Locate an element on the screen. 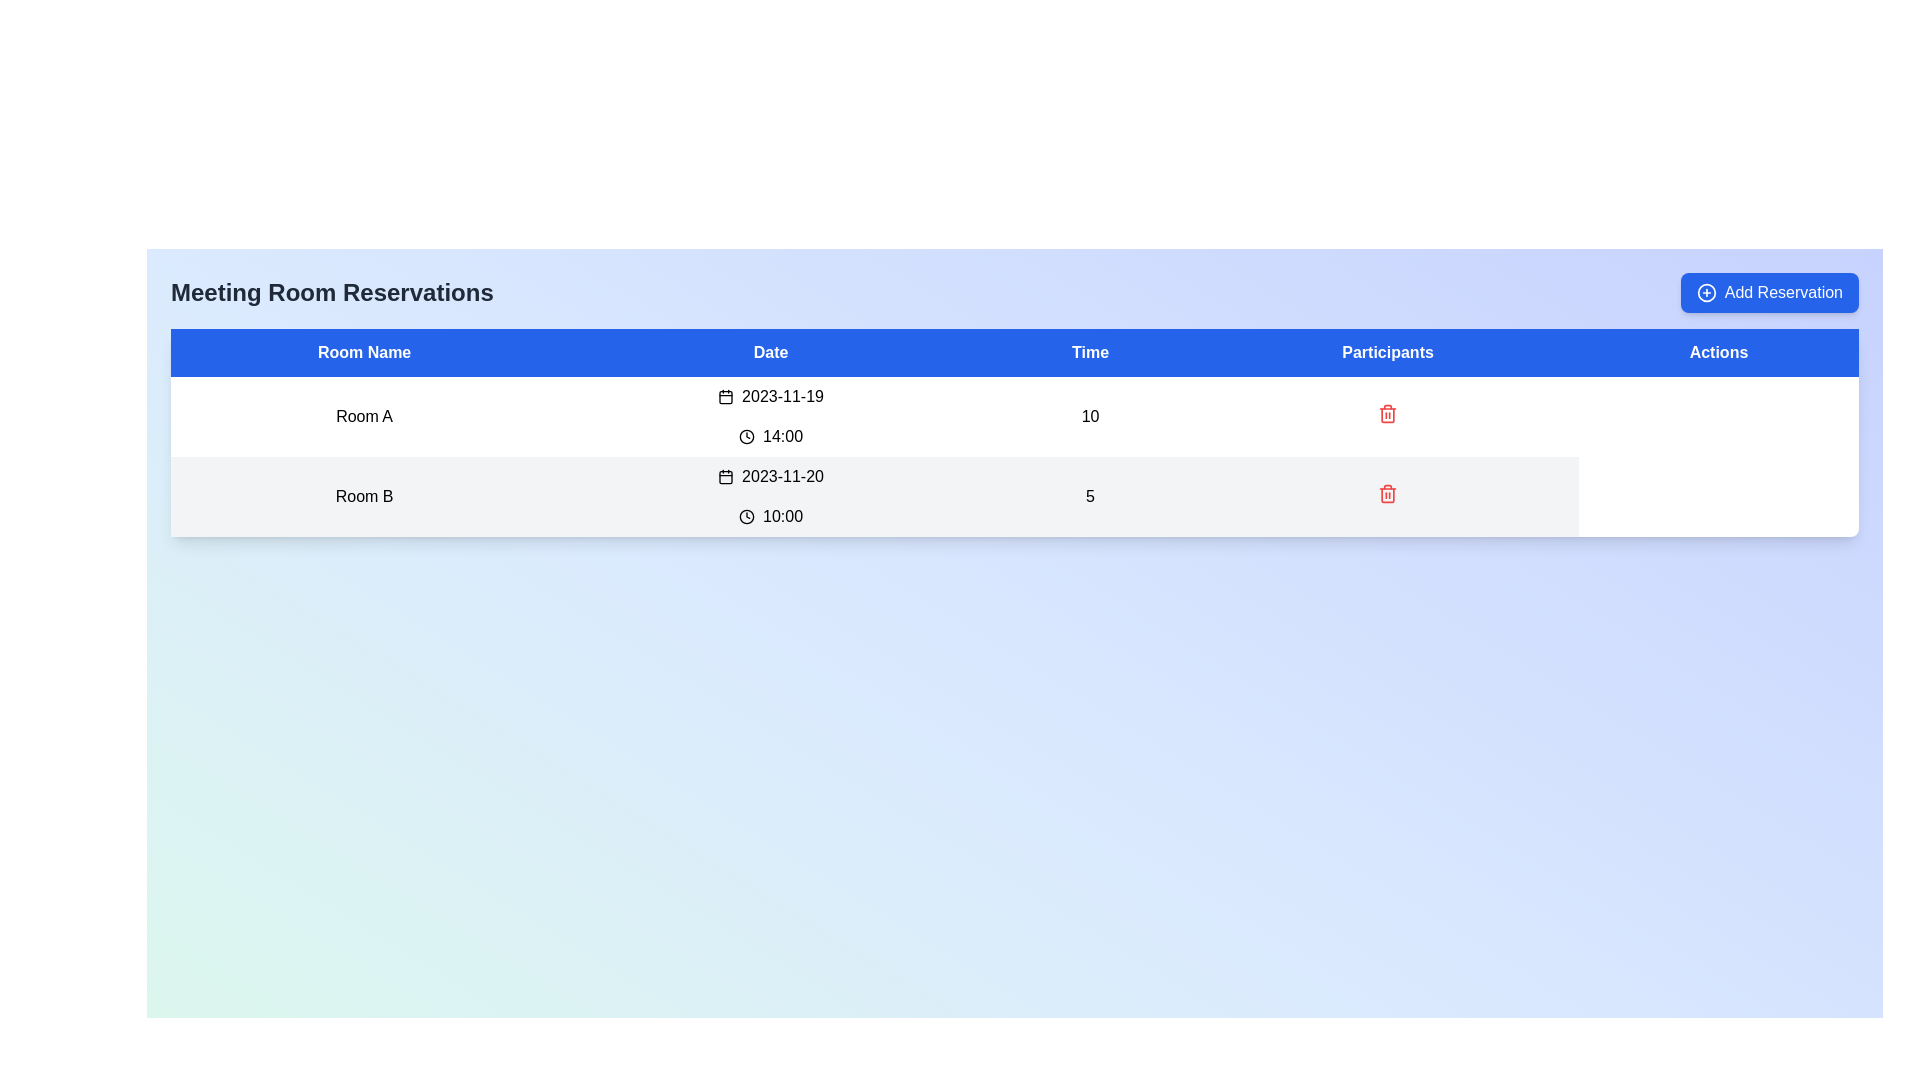 This screenshot has height=1080, width=1920. the date reservation element located in the second row of the table under the 'Date' column, positioned to the right of 'Room B' and above '10:00' is located at coordinates (770, 477).